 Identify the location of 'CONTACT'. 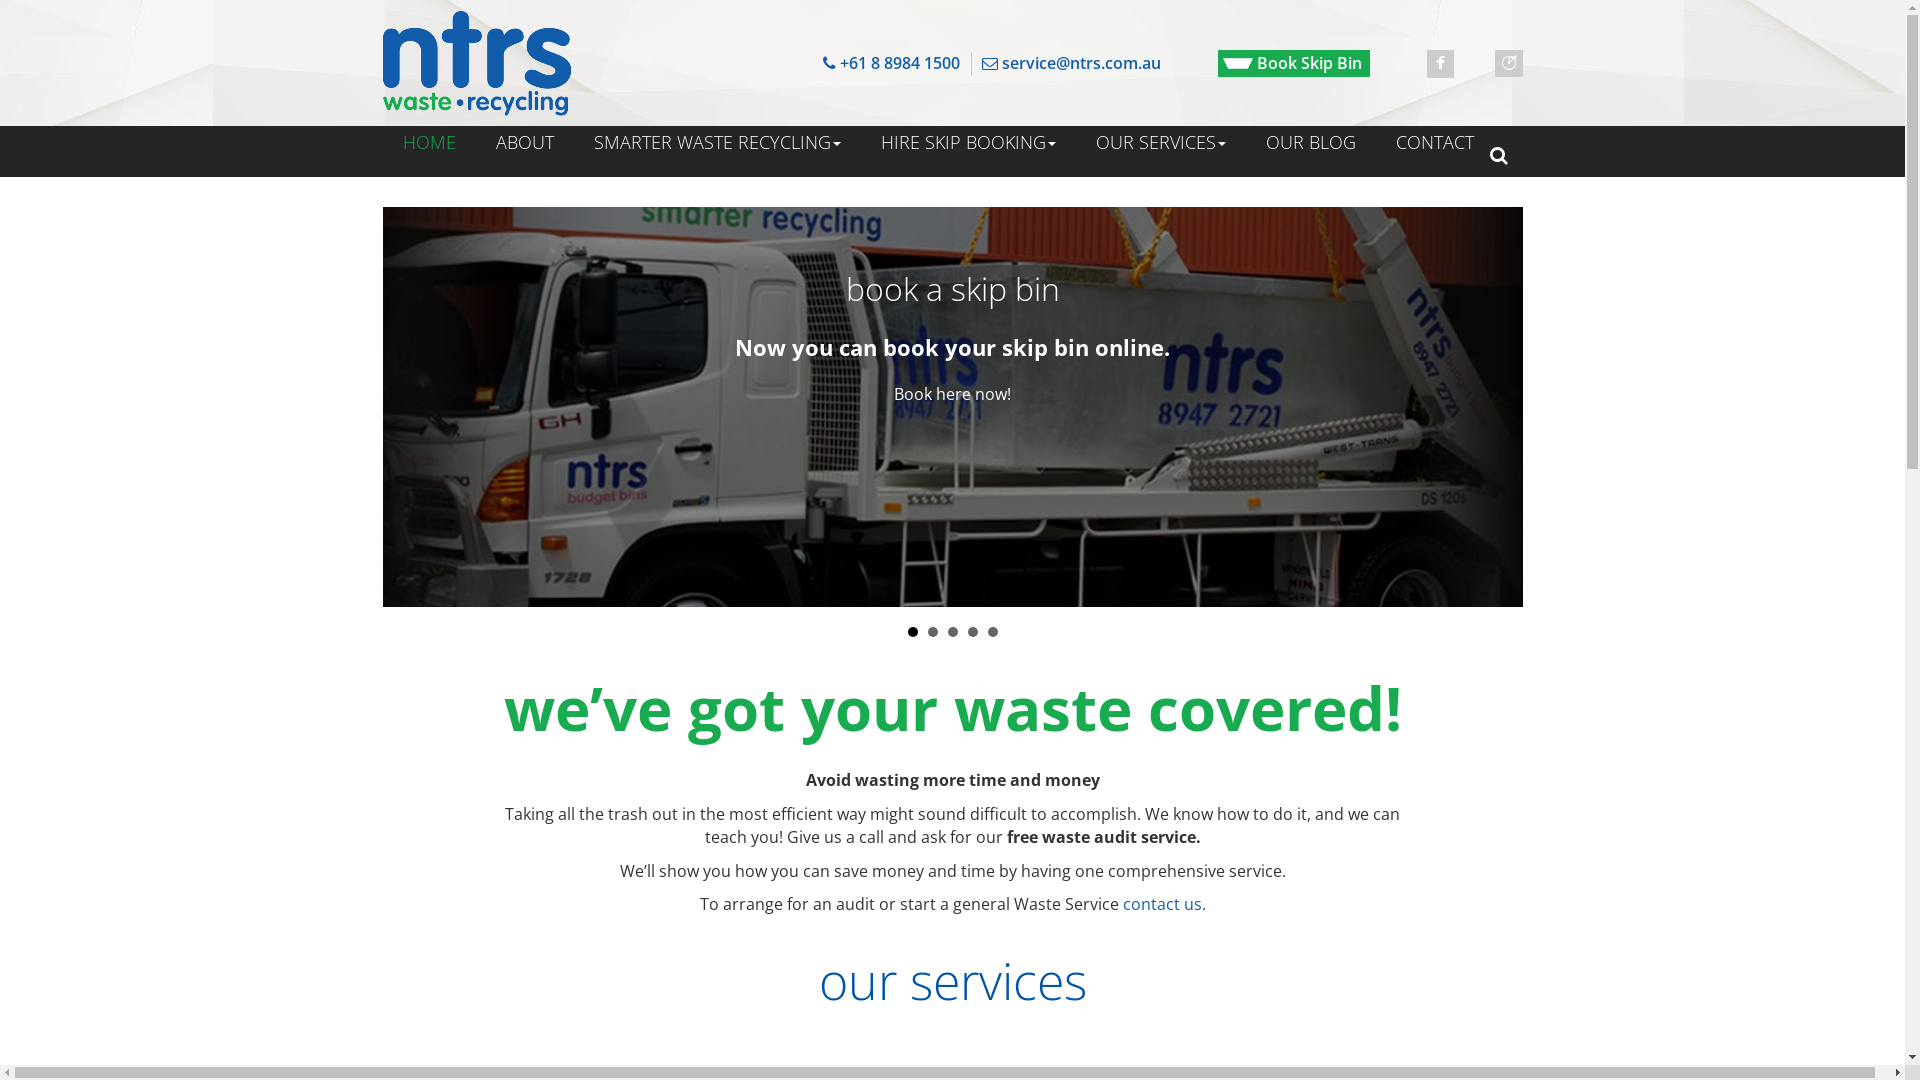
(1375, 141).